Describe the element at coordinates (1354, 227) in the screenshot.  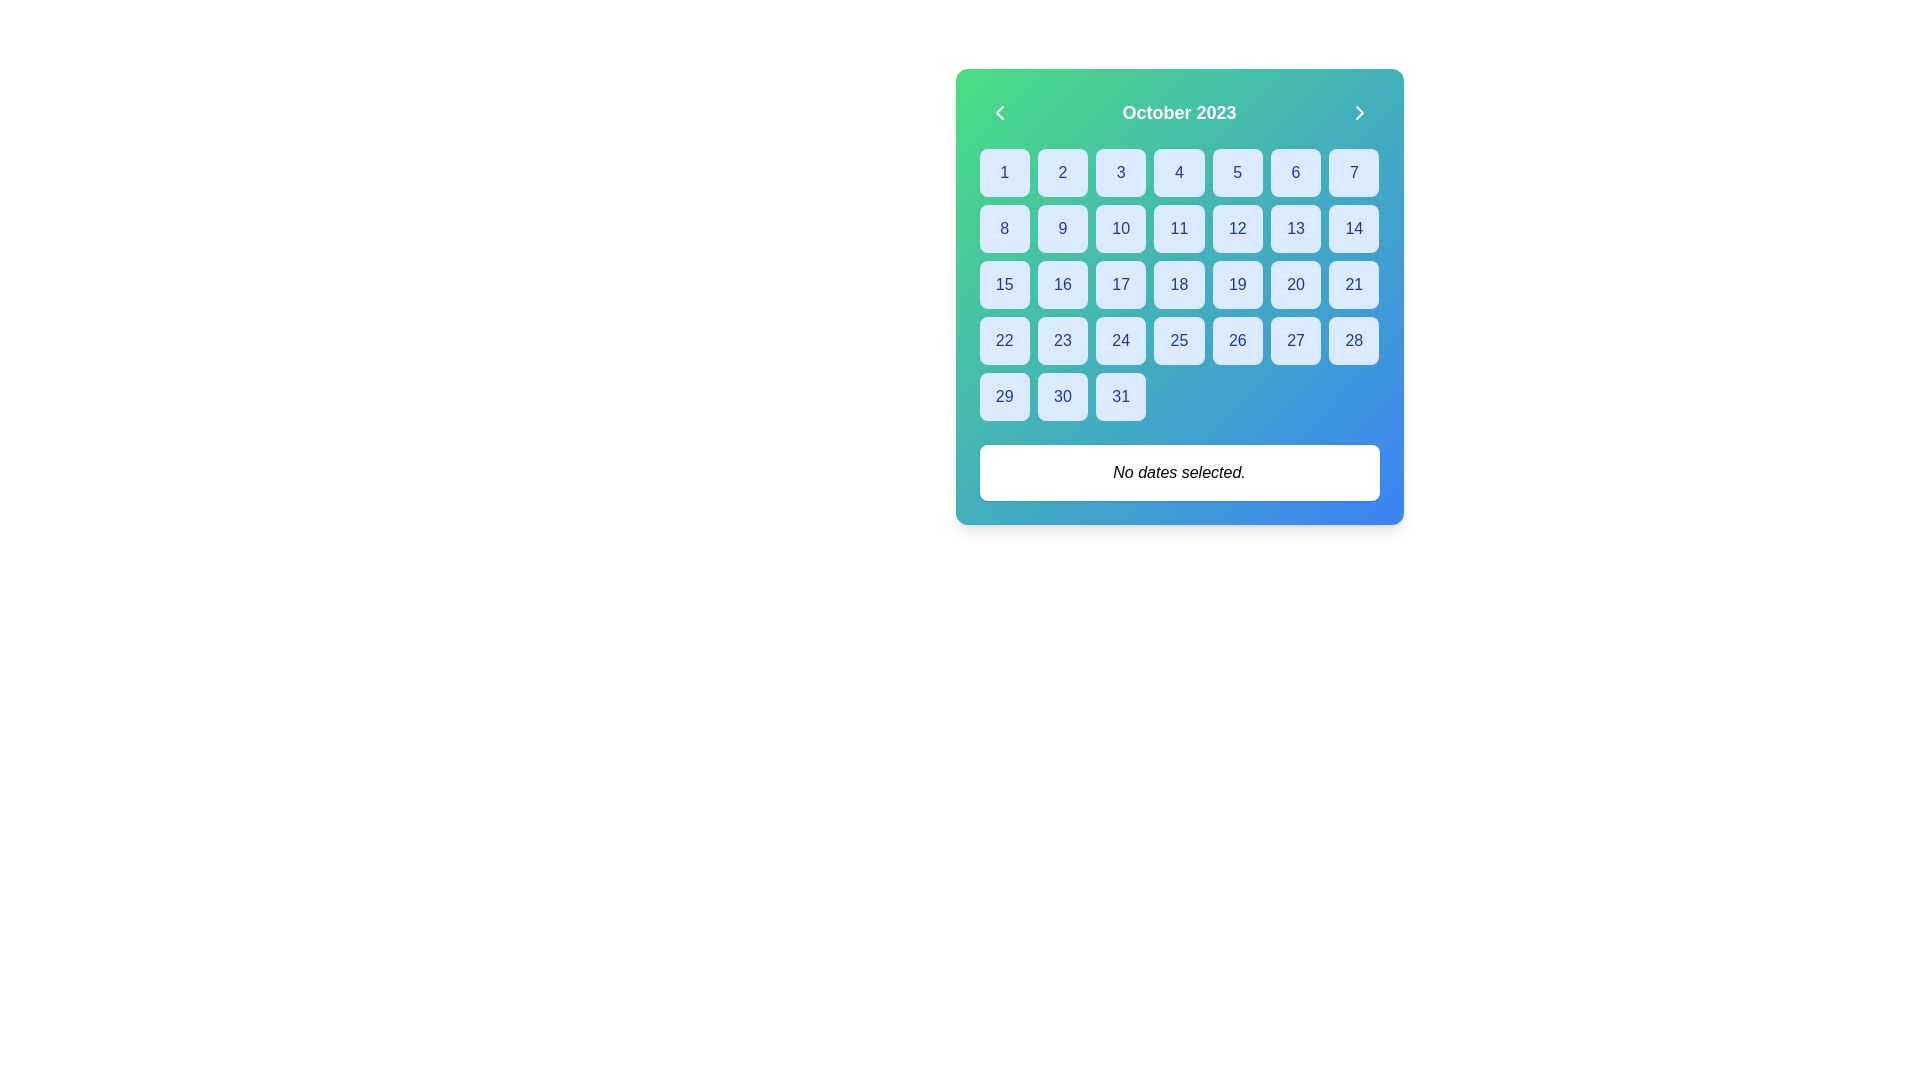
I see `the button representing the 14th day of the calendar` at that location.